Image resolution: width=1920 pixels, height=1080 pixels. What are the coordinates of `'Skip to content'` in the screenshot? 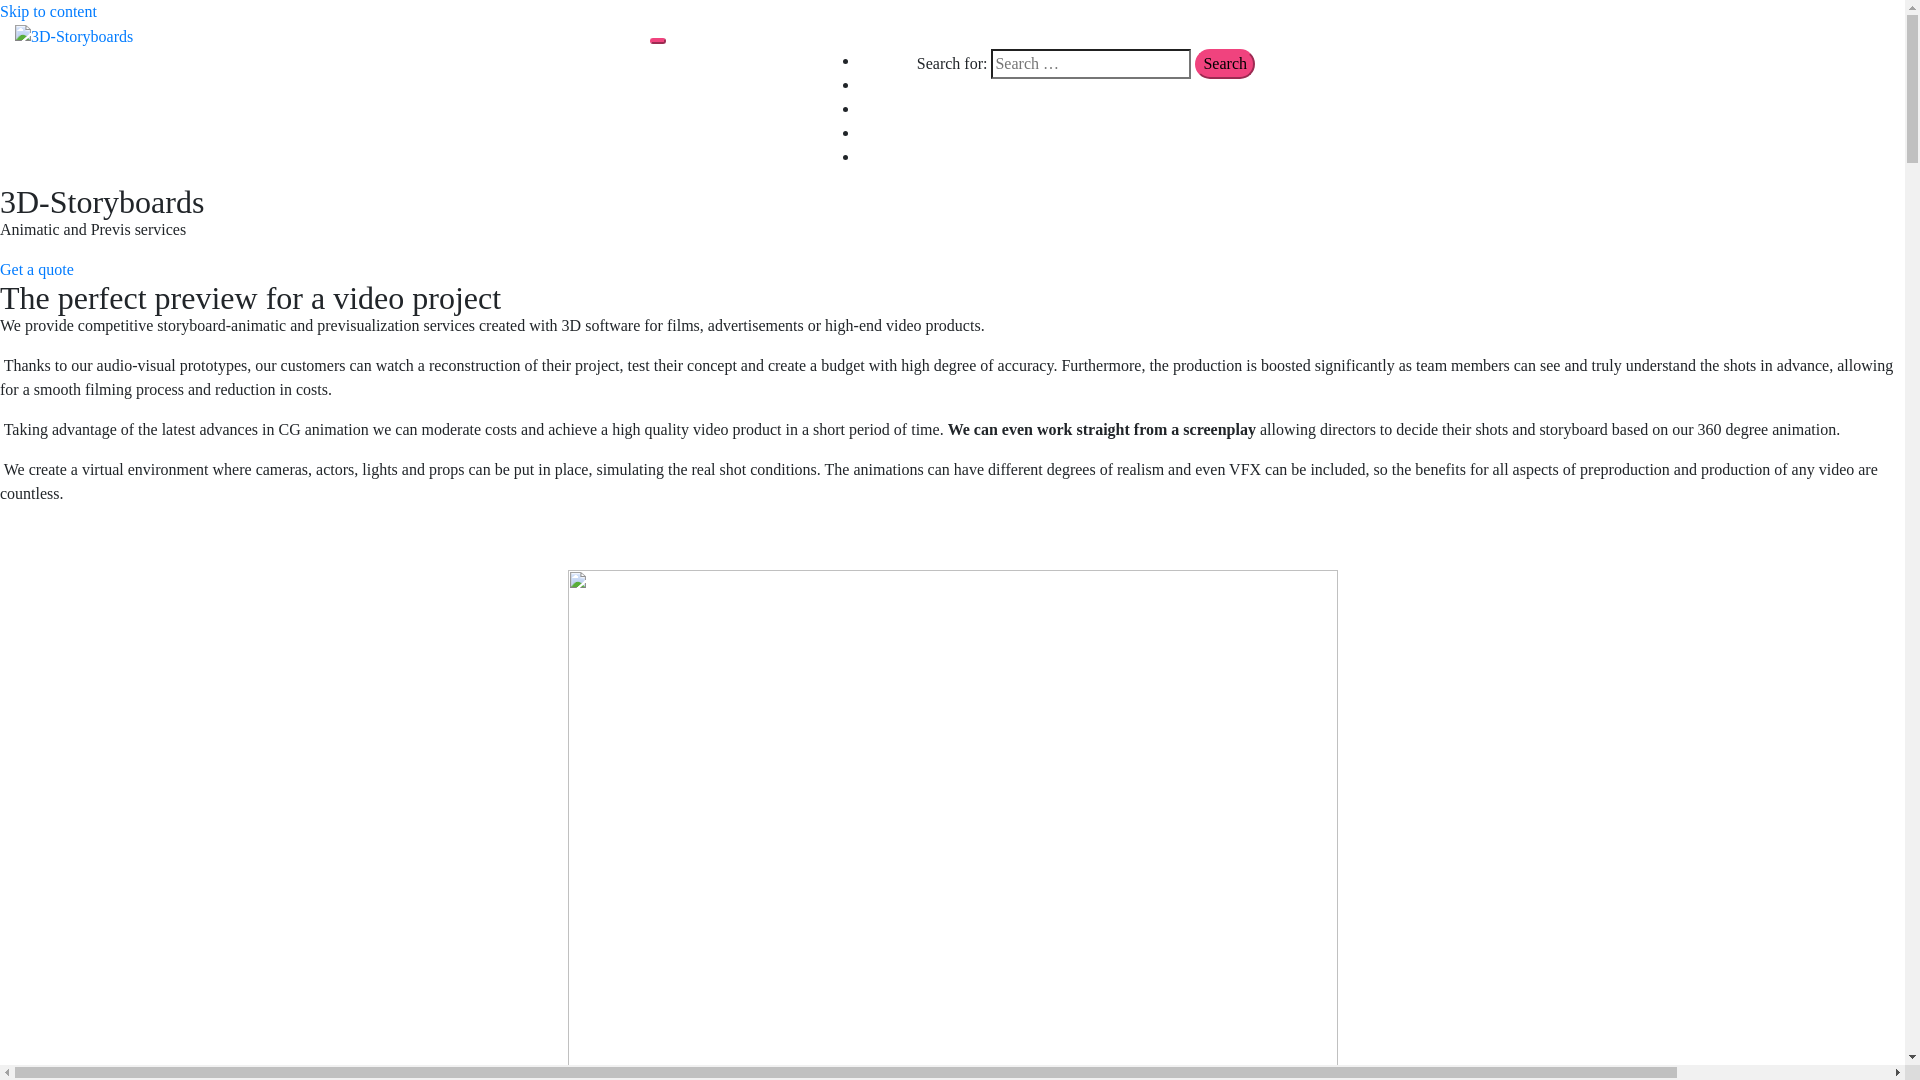 It's located at (48, 11).